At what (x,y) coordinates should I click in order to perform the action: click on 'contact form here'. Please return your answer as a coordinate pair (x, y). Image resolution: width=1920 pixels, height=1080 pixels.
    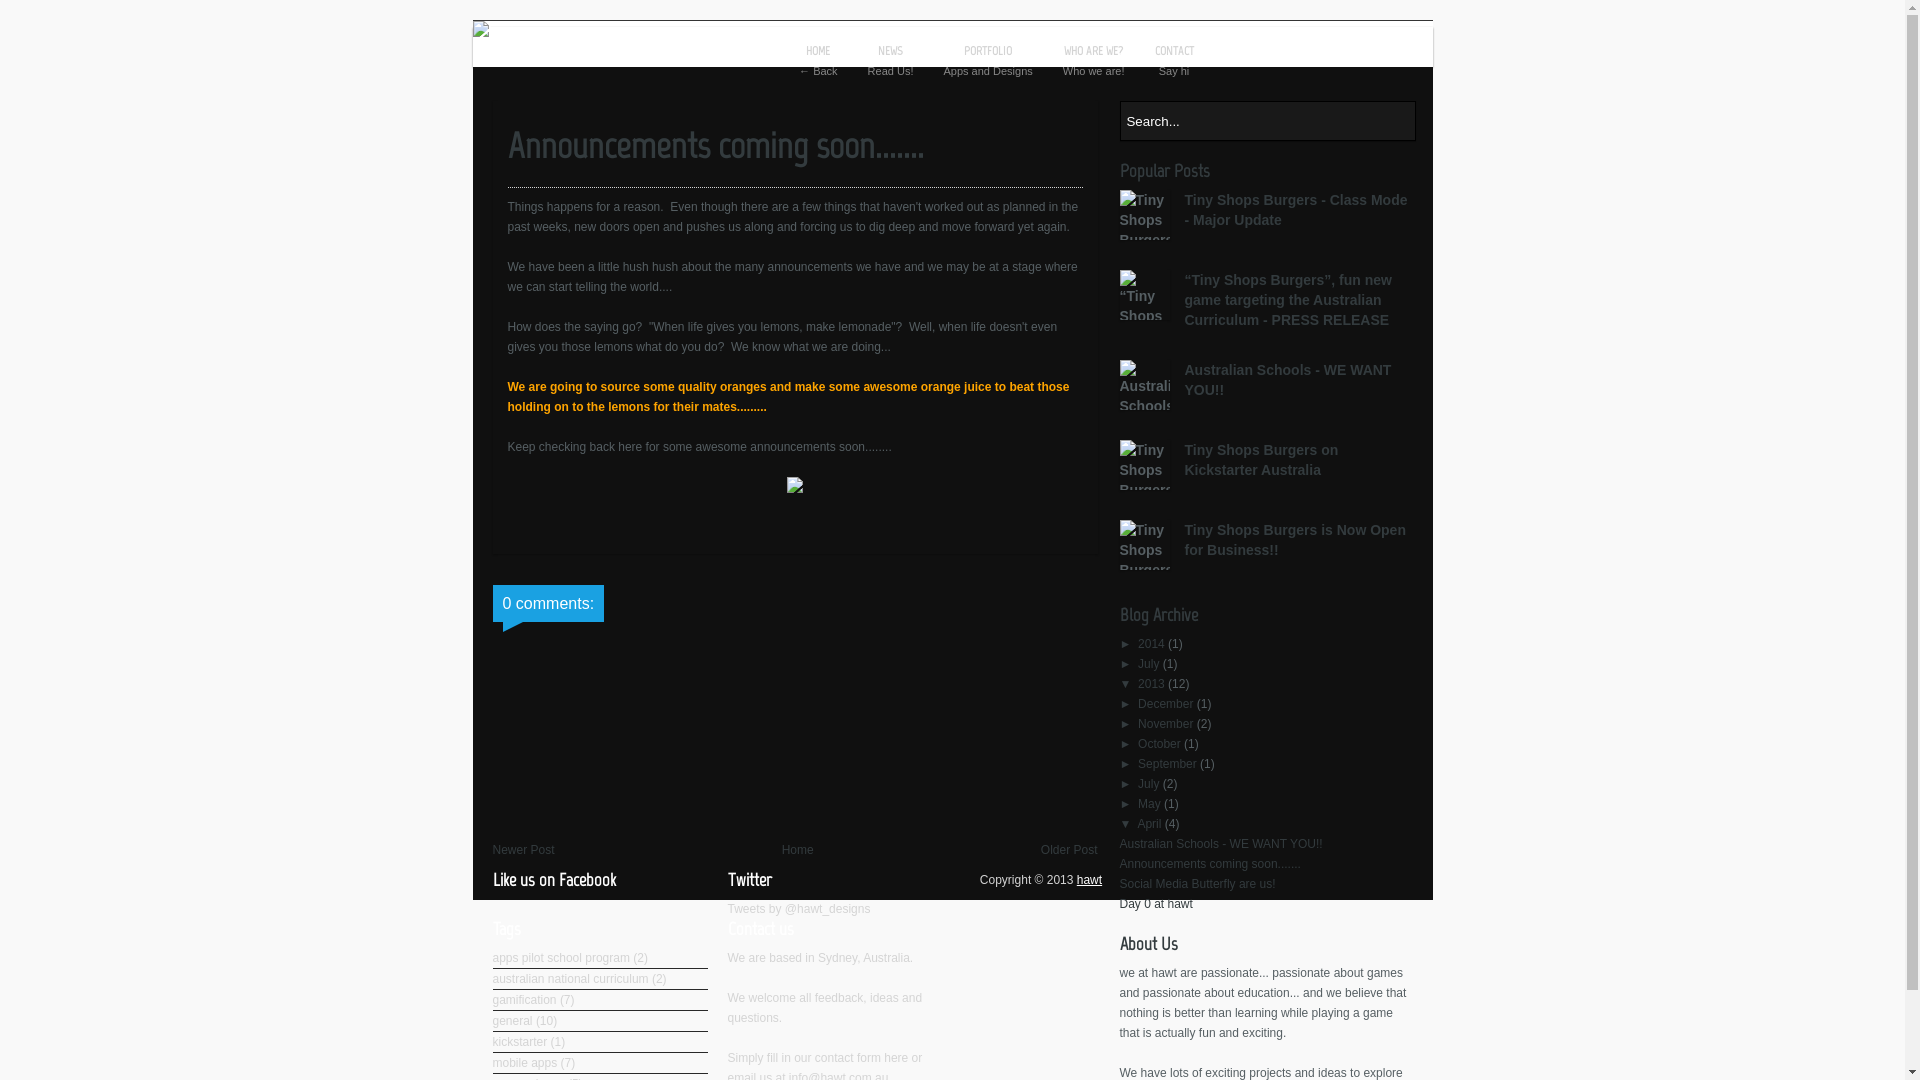
    Looking at the image, I should click on (861, 1056).